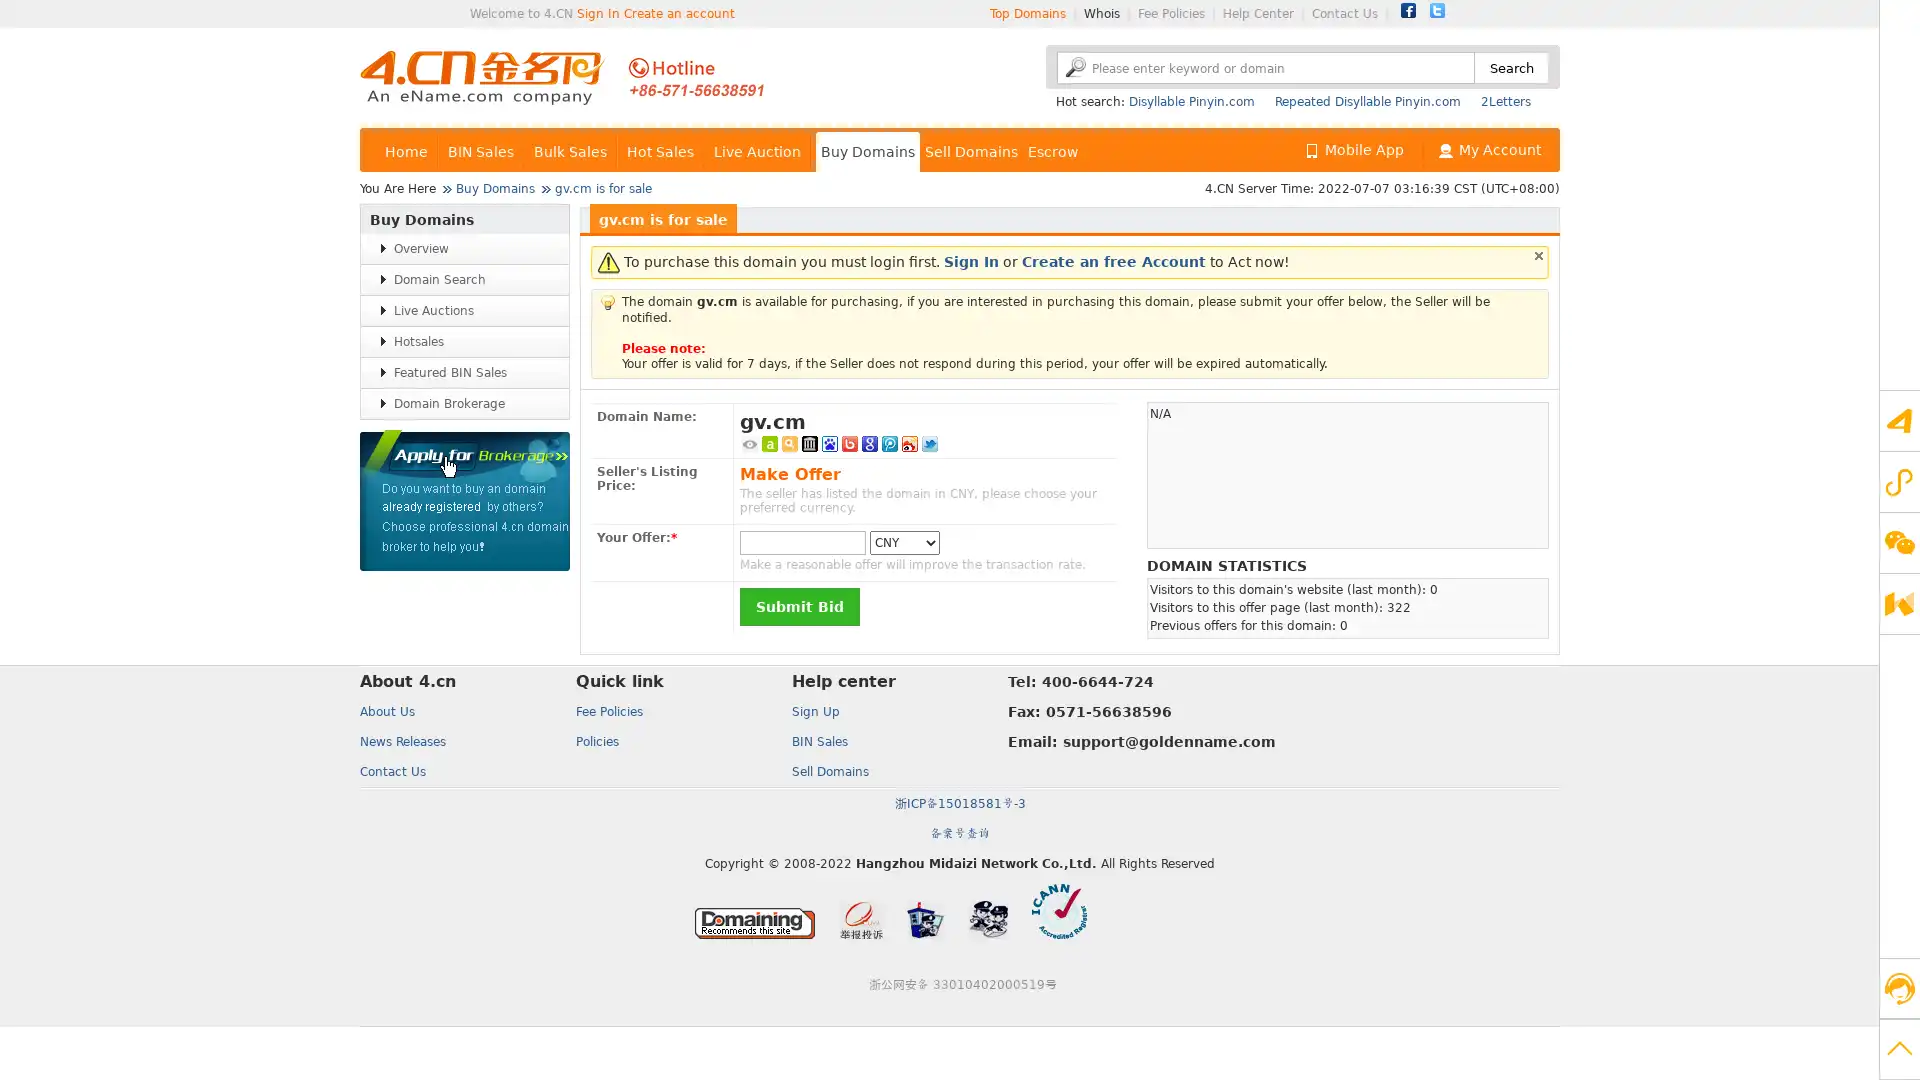 Image resolution: width=1920 pixels, height=1080 pixels. Describe the element at coordinates (800, 604) in the screenshot. I see `Submit Bid` at that location.